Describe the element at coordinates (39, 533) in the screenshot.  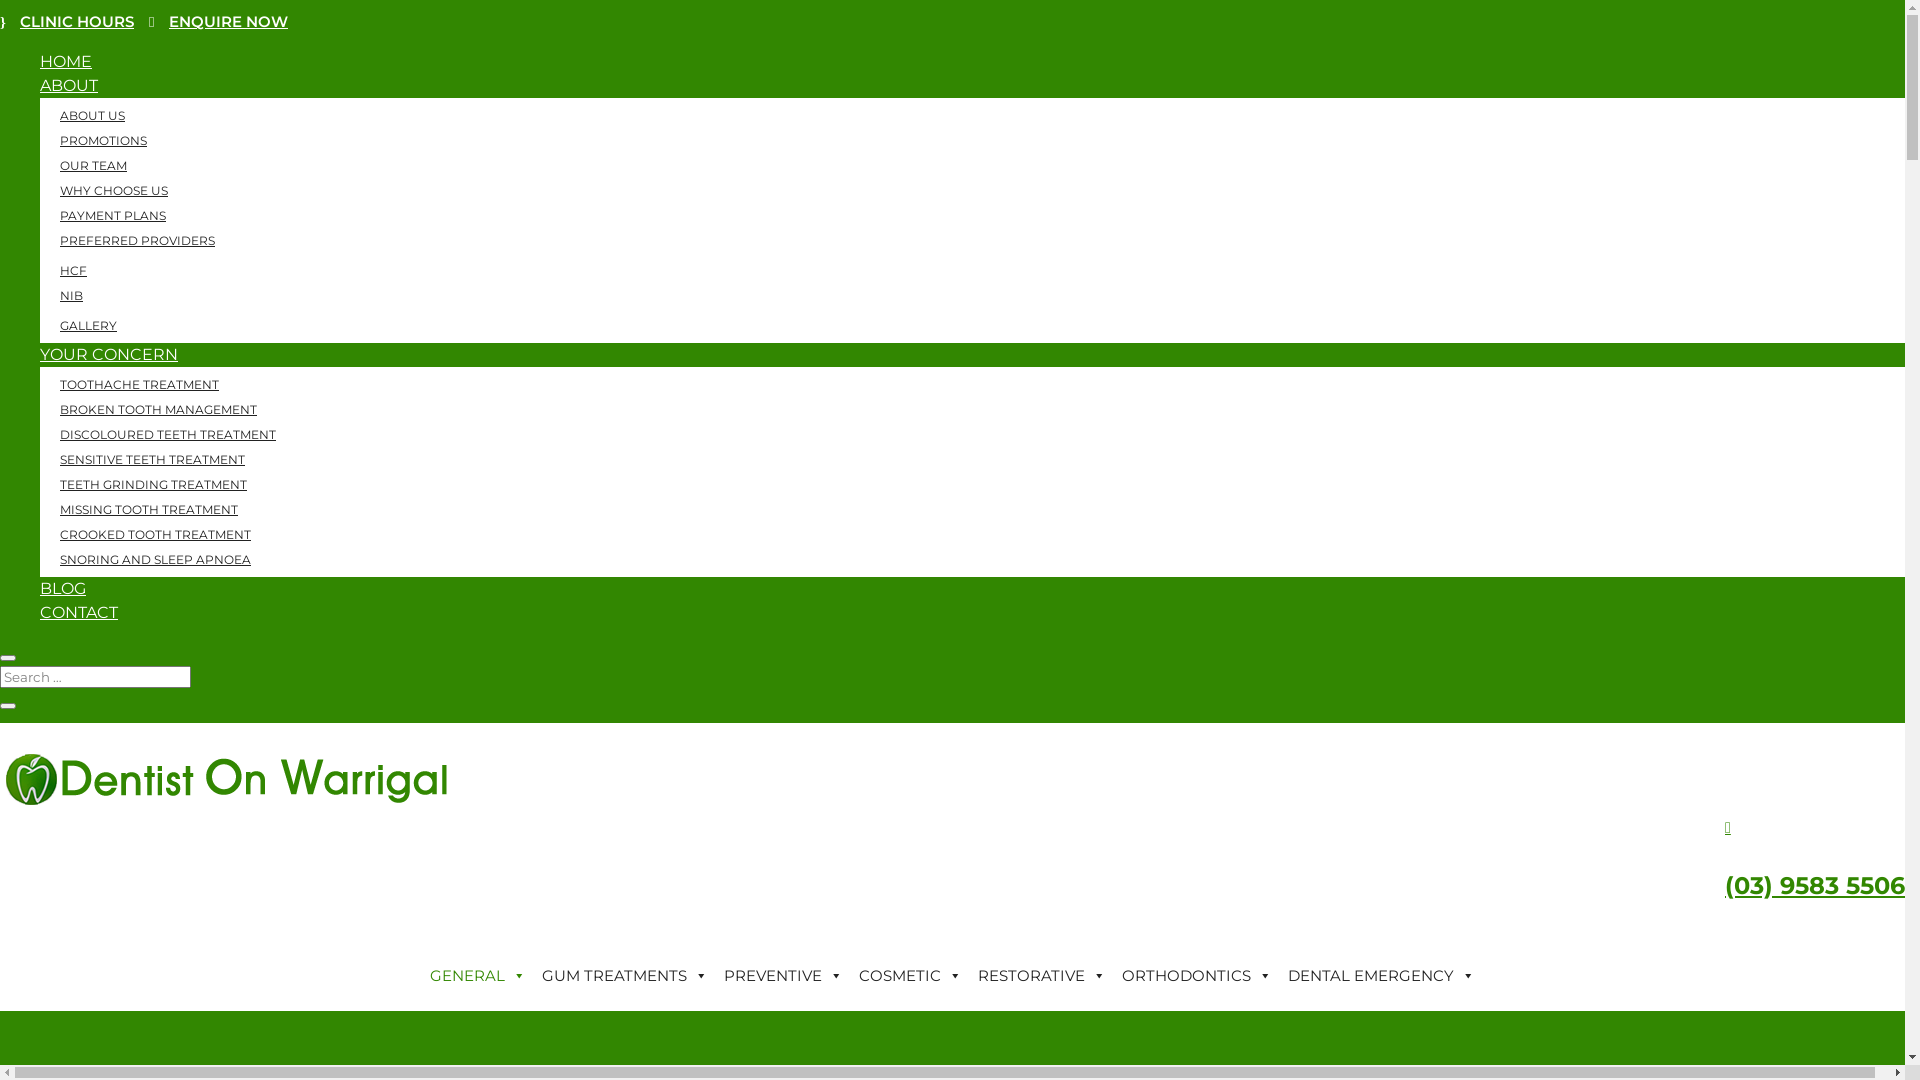
I see `'CROOKED TOOTH TREATMENT'` at that location.